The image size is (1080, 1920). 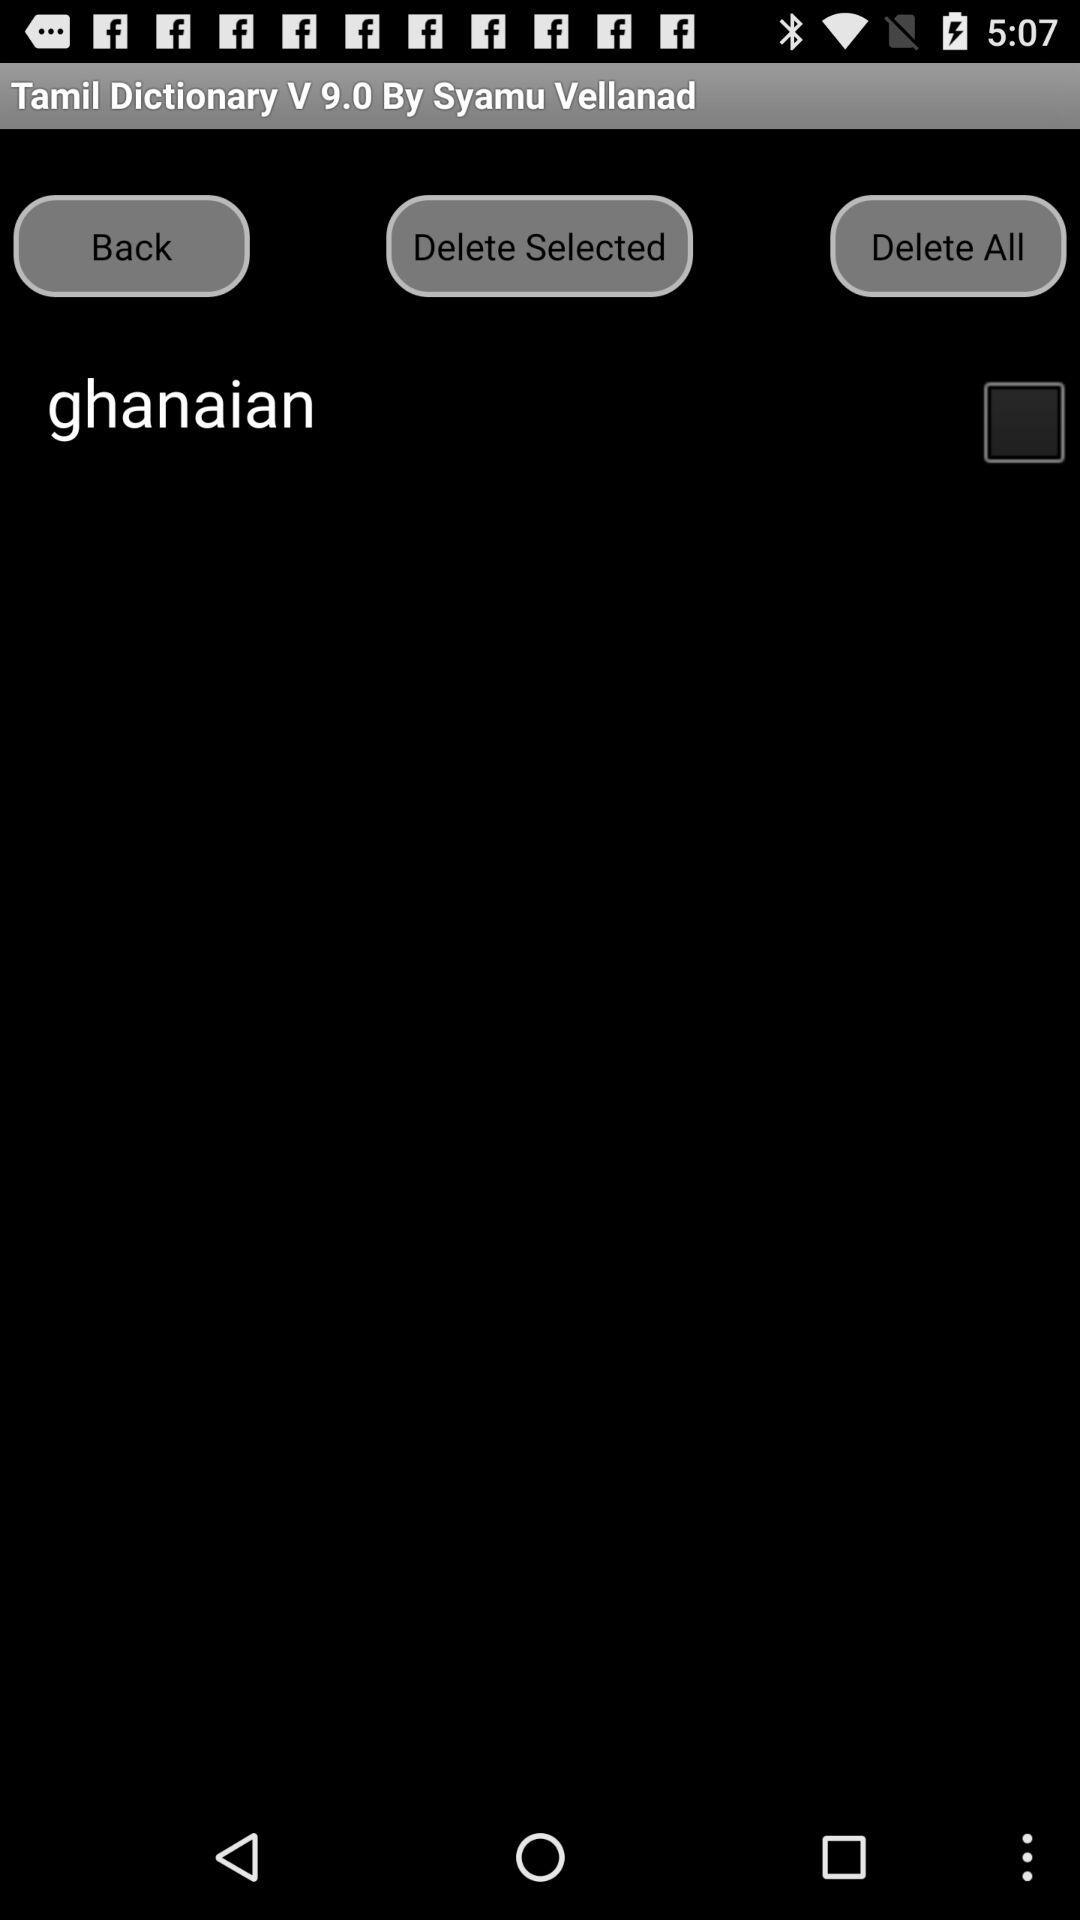 What do you see at coordinates (947, 244) in the screenshot?
I see `icon below tamil dictionary v app` at bounding box center [947, 244].